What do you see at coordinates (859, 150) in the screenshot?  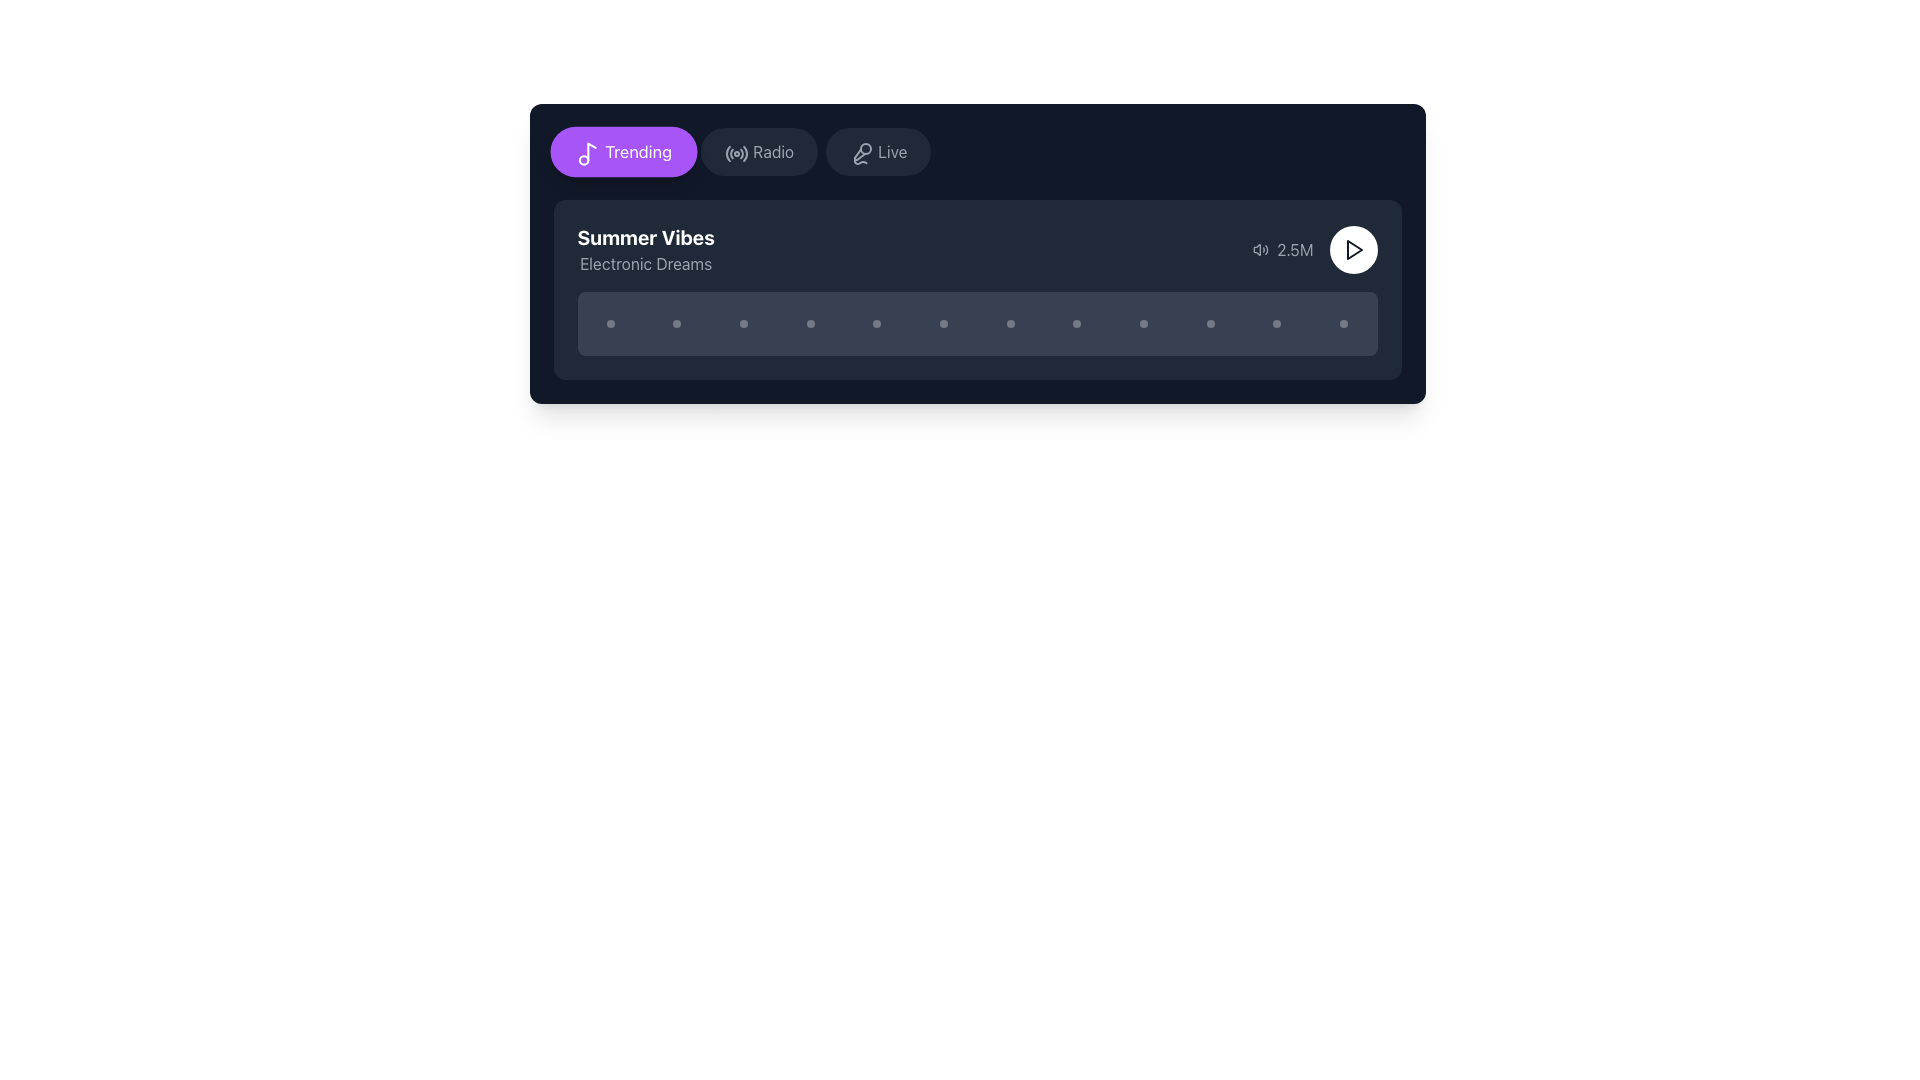 I see `the interactive icon associated with the 'Live' button on the navigation bar` at bounding box center [859, 150].